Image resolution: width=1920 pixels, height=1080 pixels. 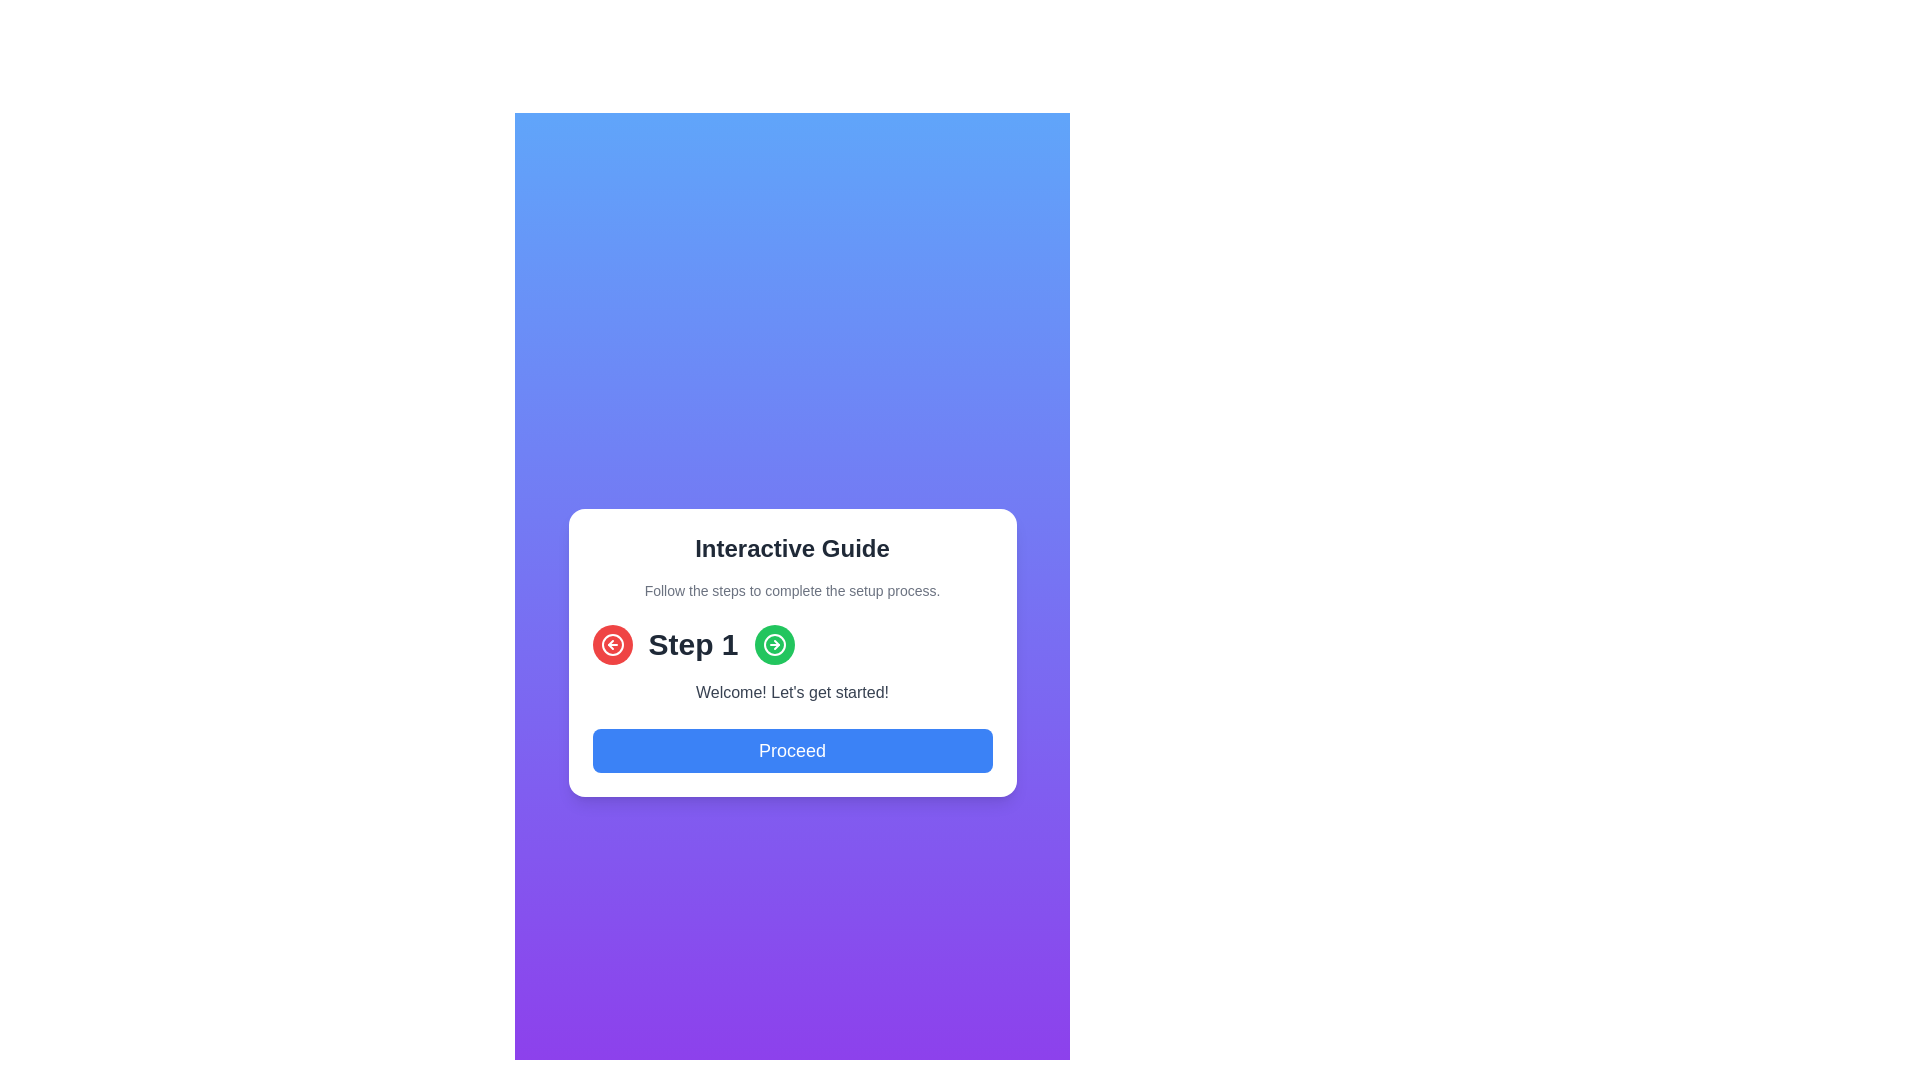 I want to click on the forward navigation button located to the right of 'Step 1' to observe UI changes, so click(x=773, y=644).